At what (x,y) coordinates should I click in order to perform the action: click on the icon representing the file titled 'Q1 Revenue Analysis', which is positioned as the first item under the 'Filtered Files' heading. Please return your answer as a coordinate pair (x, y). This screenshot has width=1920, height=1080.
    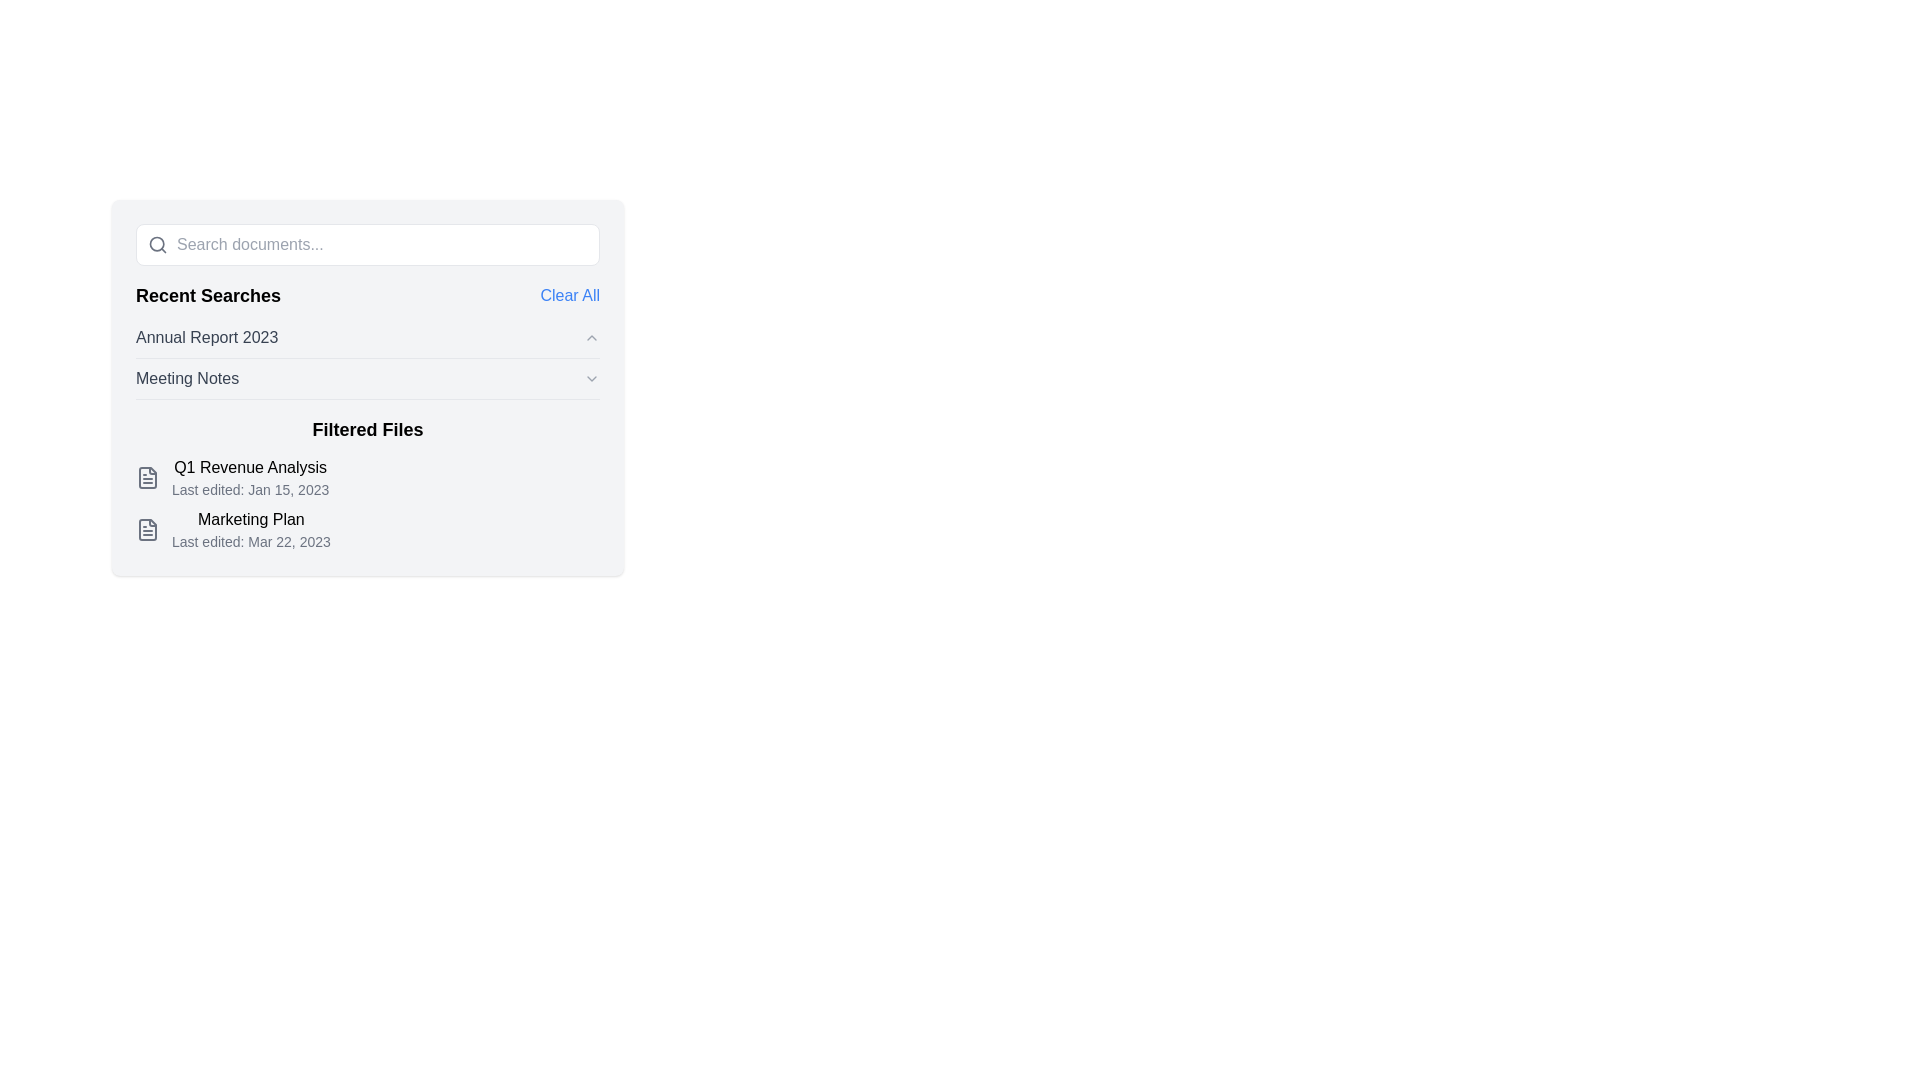
    Looking at the image, I should click on (147, 478).